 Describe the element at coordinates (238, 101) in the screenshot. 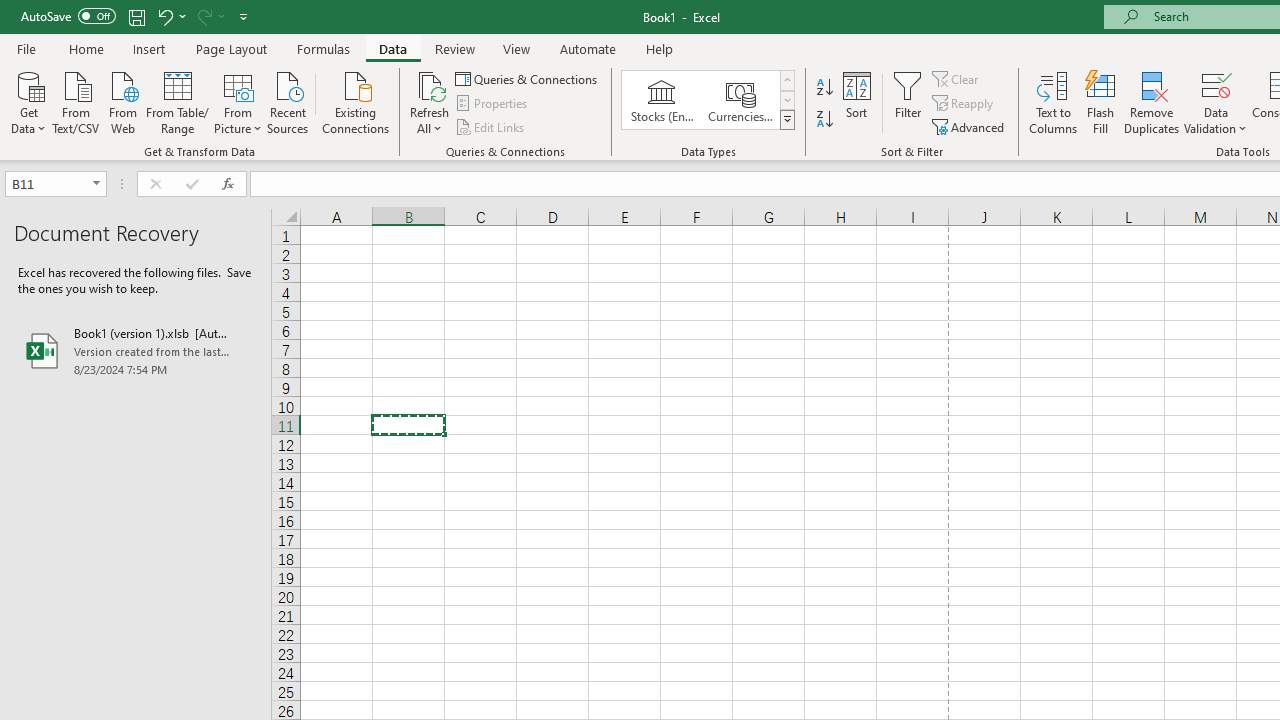

I see `'From Picture'` at that location.